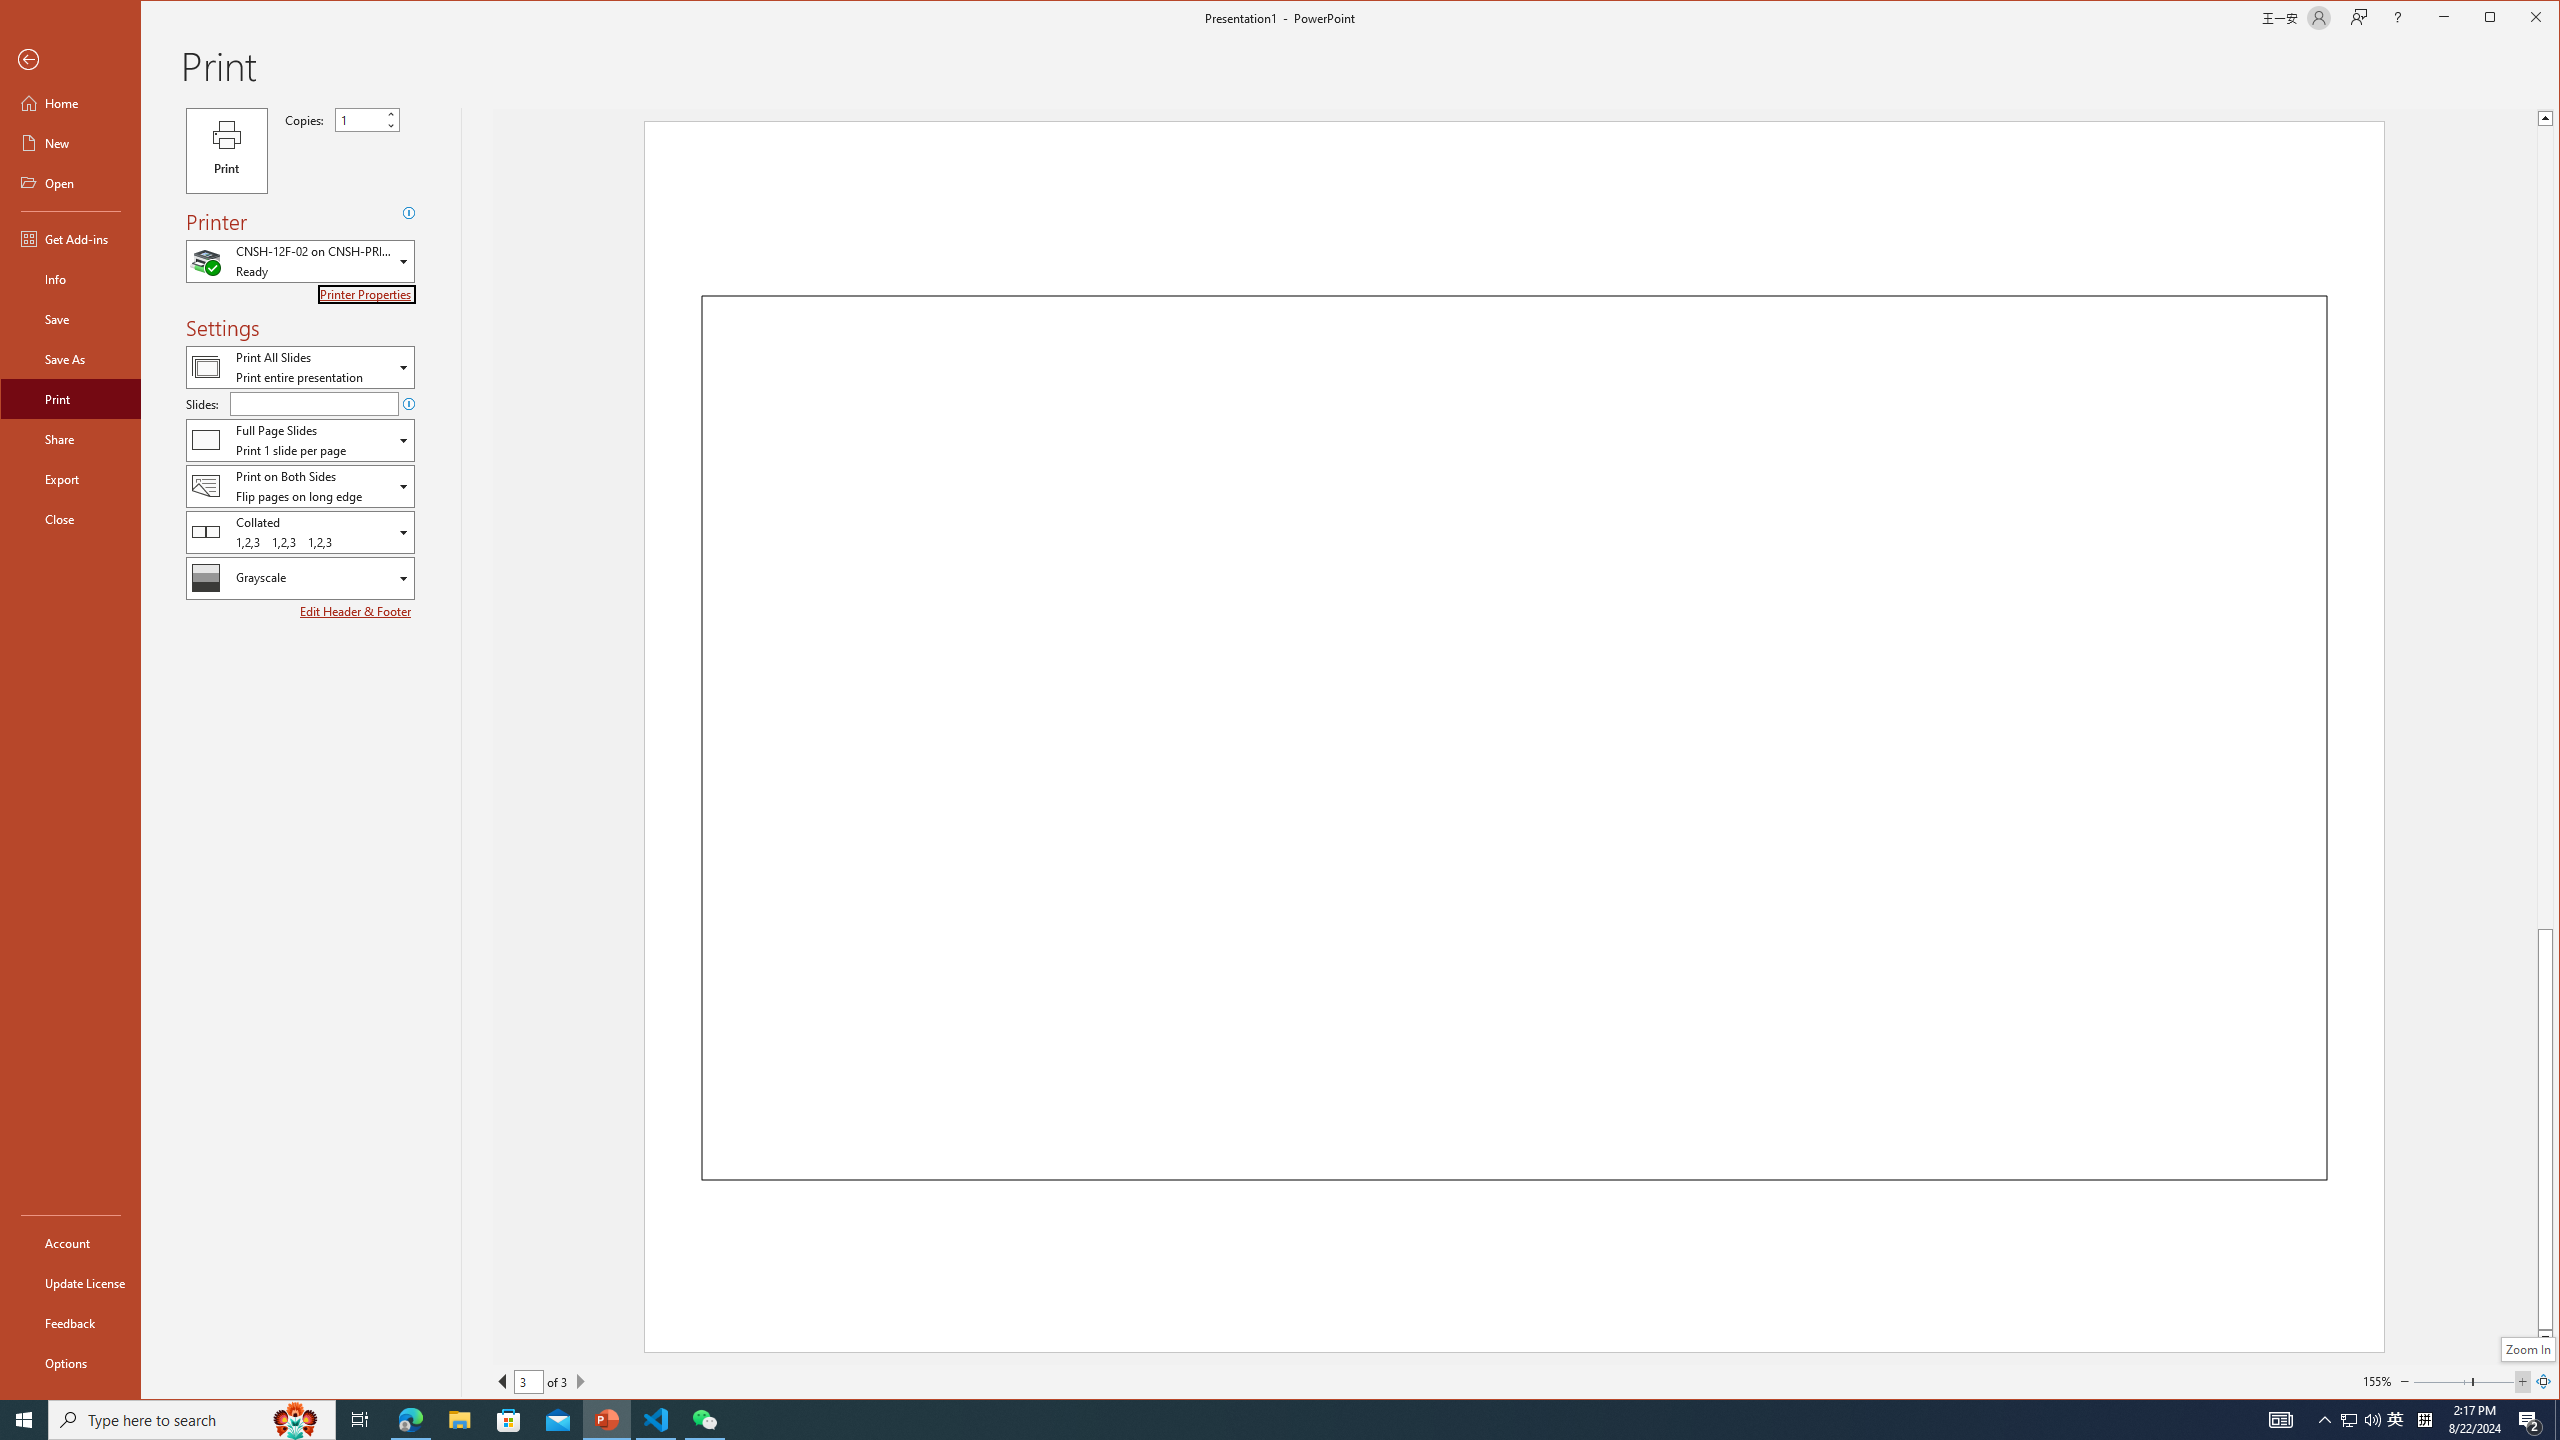  Describe the element at coordinates (2530, 1418) in the screenshot. I see `'Action Center, 2 new notifications'` at that location.